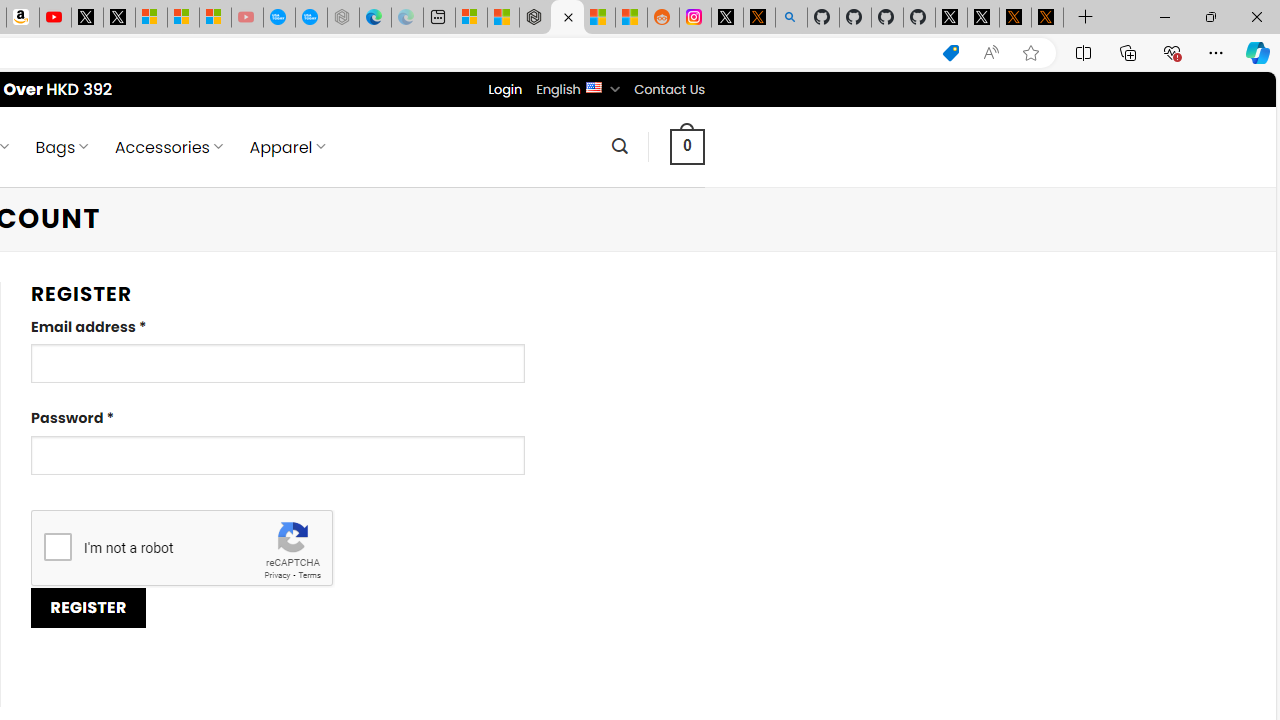 This screenshot has width=1280, height=720. What do you see at coordinates (592, 85) in the screenshot?
I see `'English'` at bounding box center [592, 85].